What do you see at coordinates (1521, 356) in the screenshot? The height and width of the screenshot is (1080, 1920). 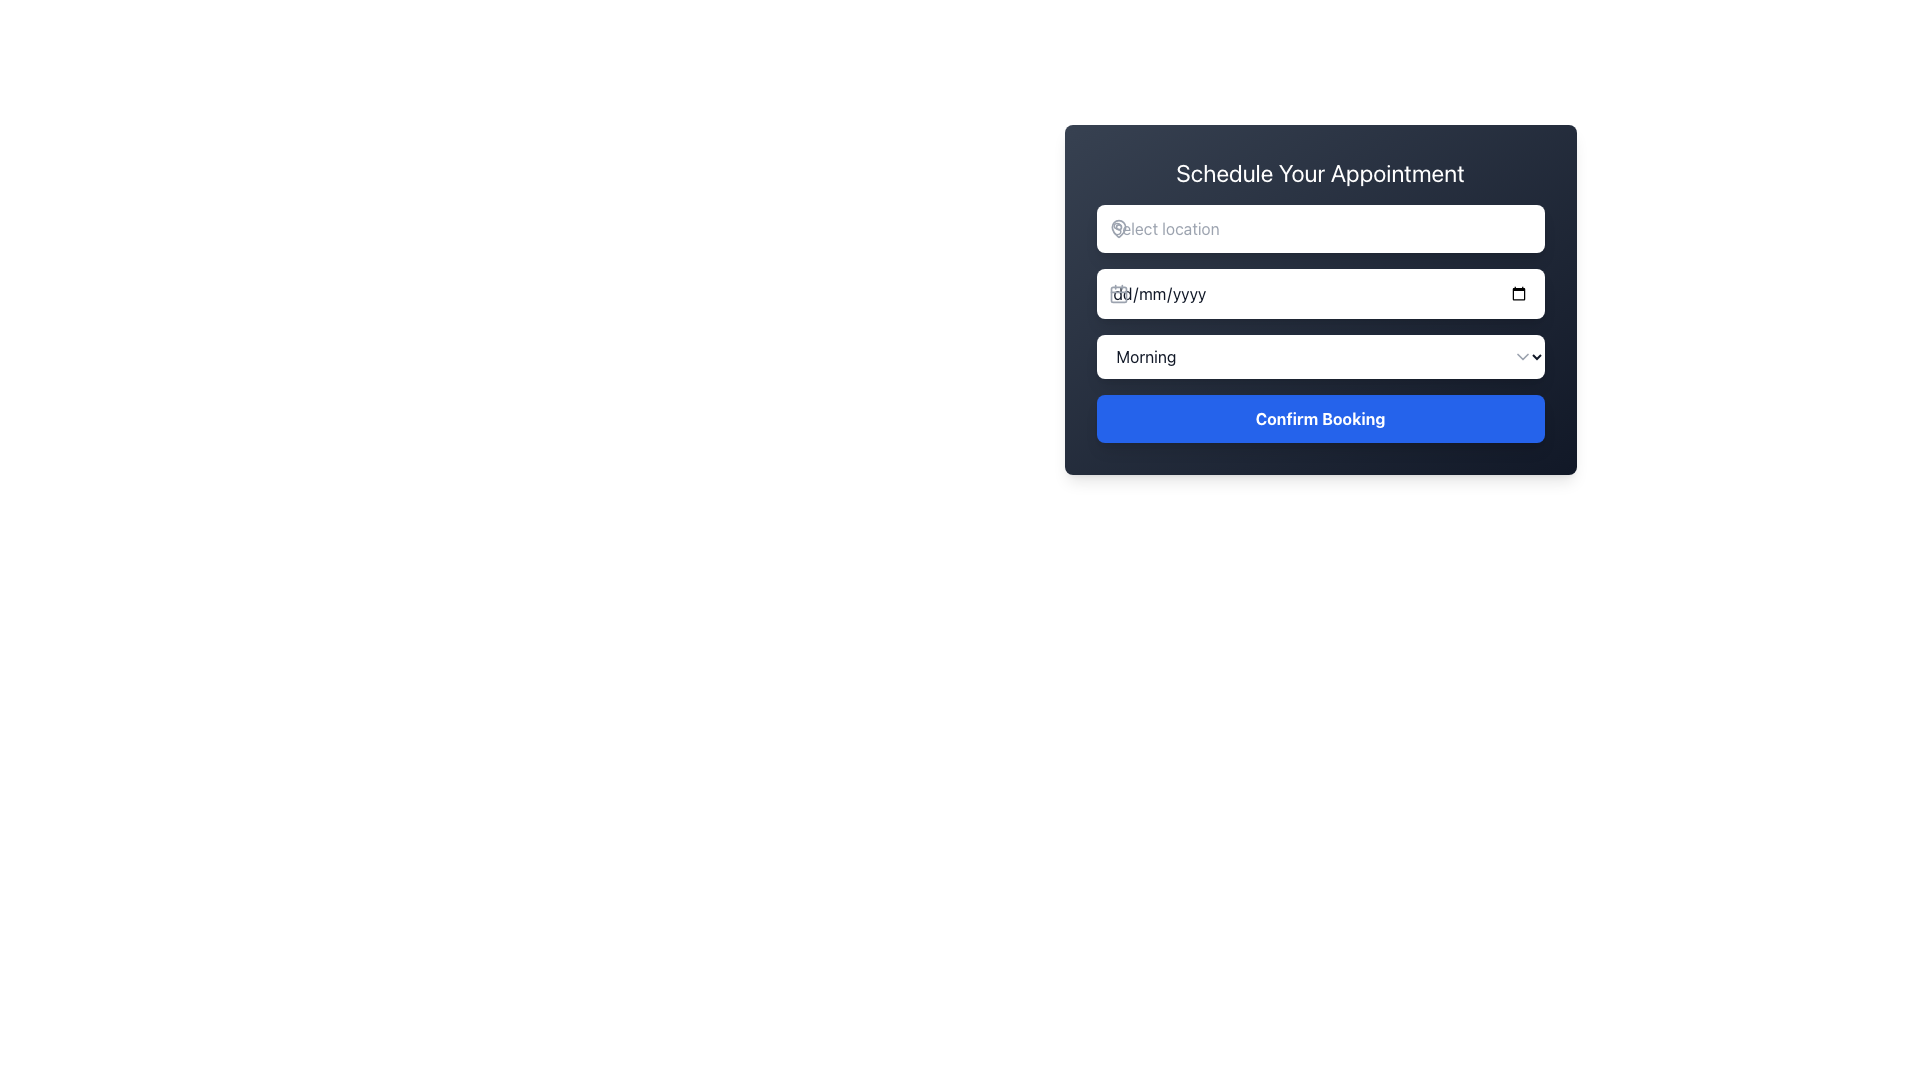 I see `the small gray downward-pointing chevron icon located to the right side of the 'Morning' input box` at bounding box center [1521, 356].